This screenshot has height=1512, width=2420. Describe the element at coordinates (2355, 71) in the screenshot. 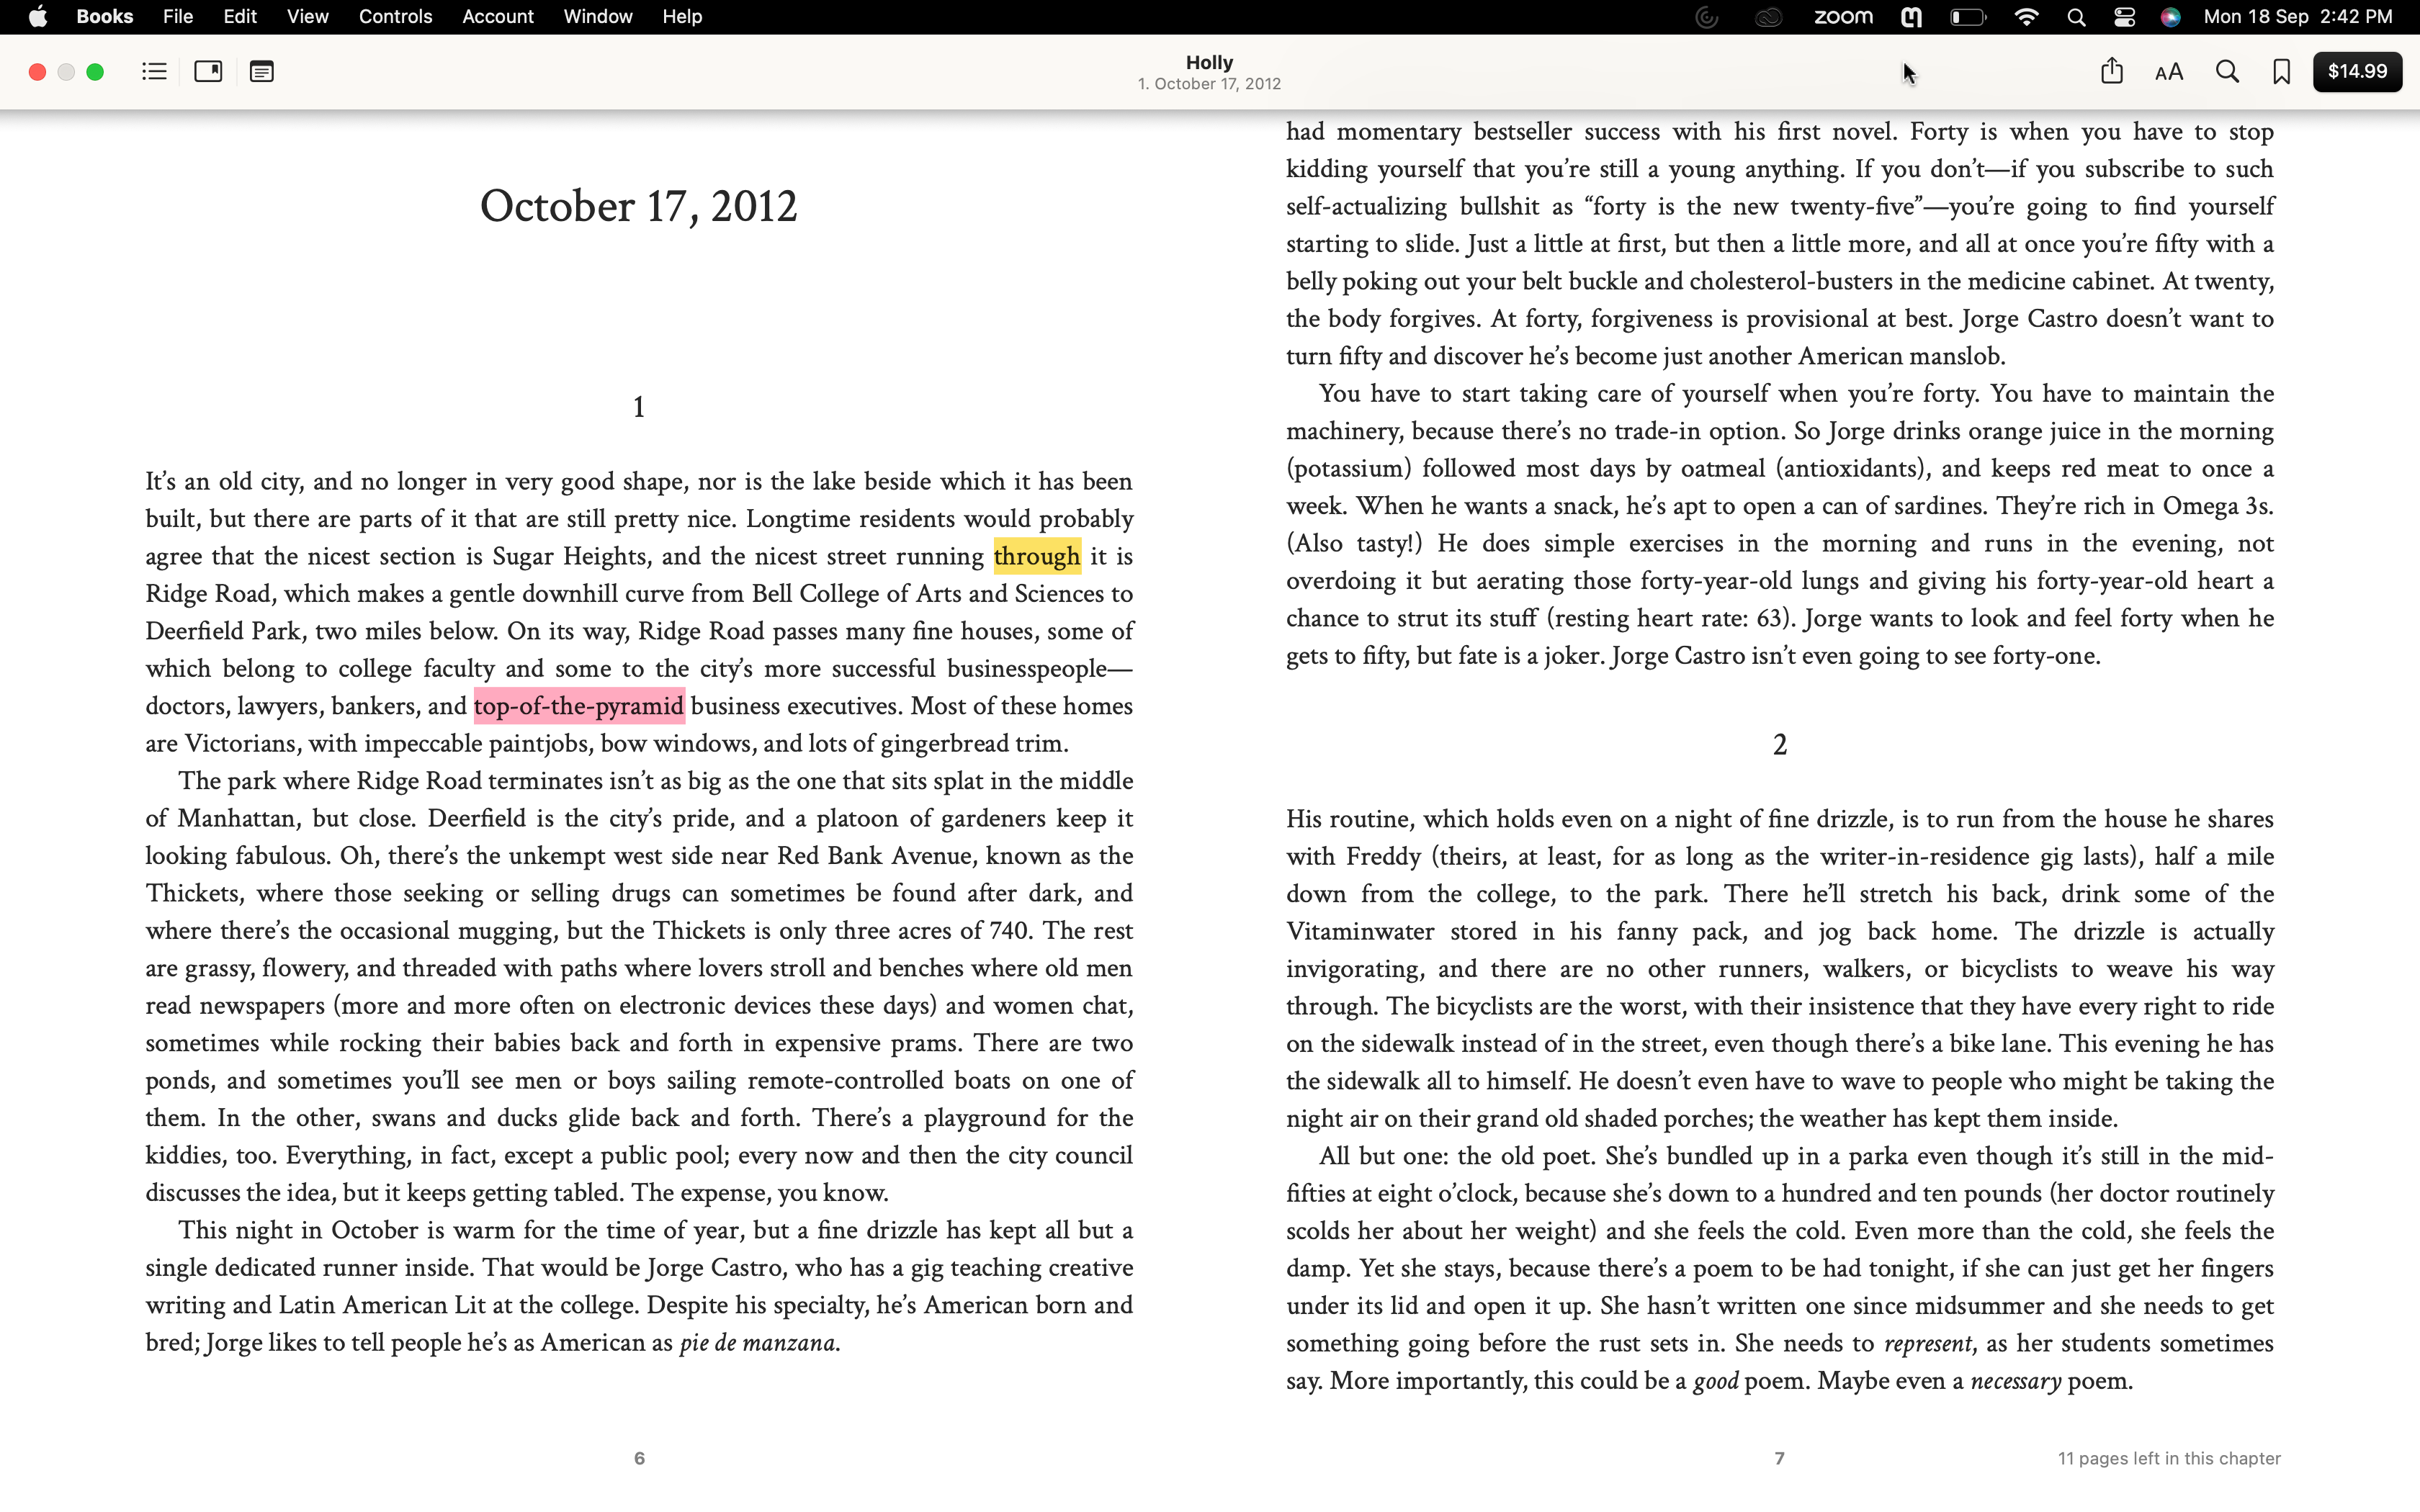

I see `Purchase the book presently selected` at that location.